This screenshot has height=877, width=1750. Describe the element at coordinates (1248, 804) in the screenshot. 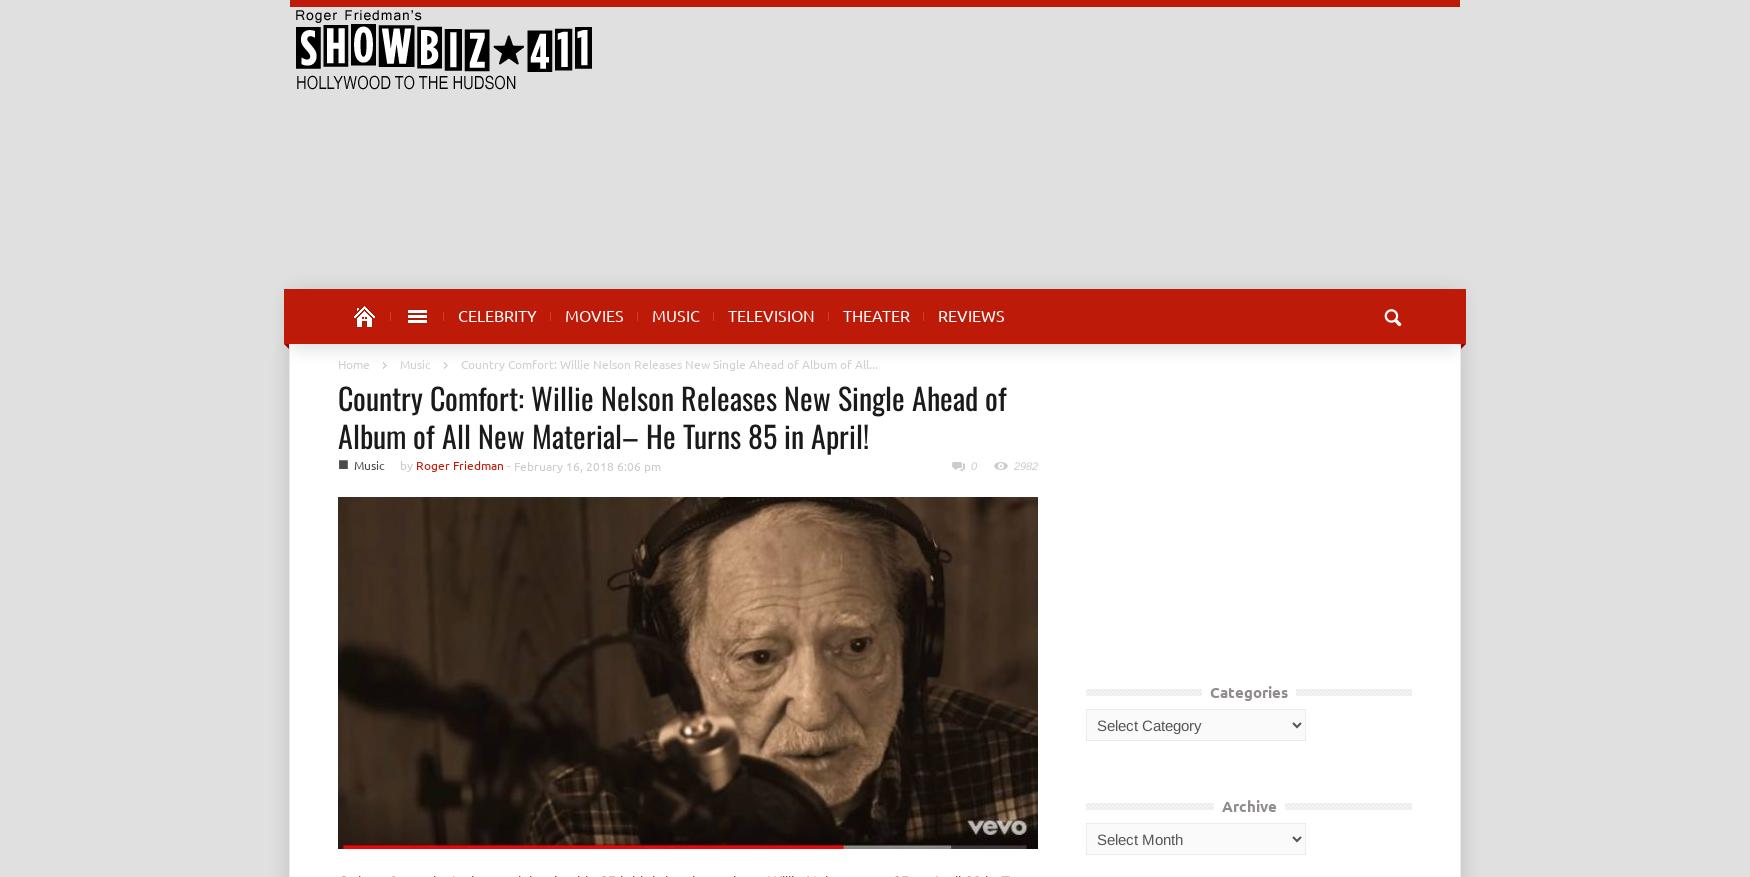

I see `'Archive'` at that location.